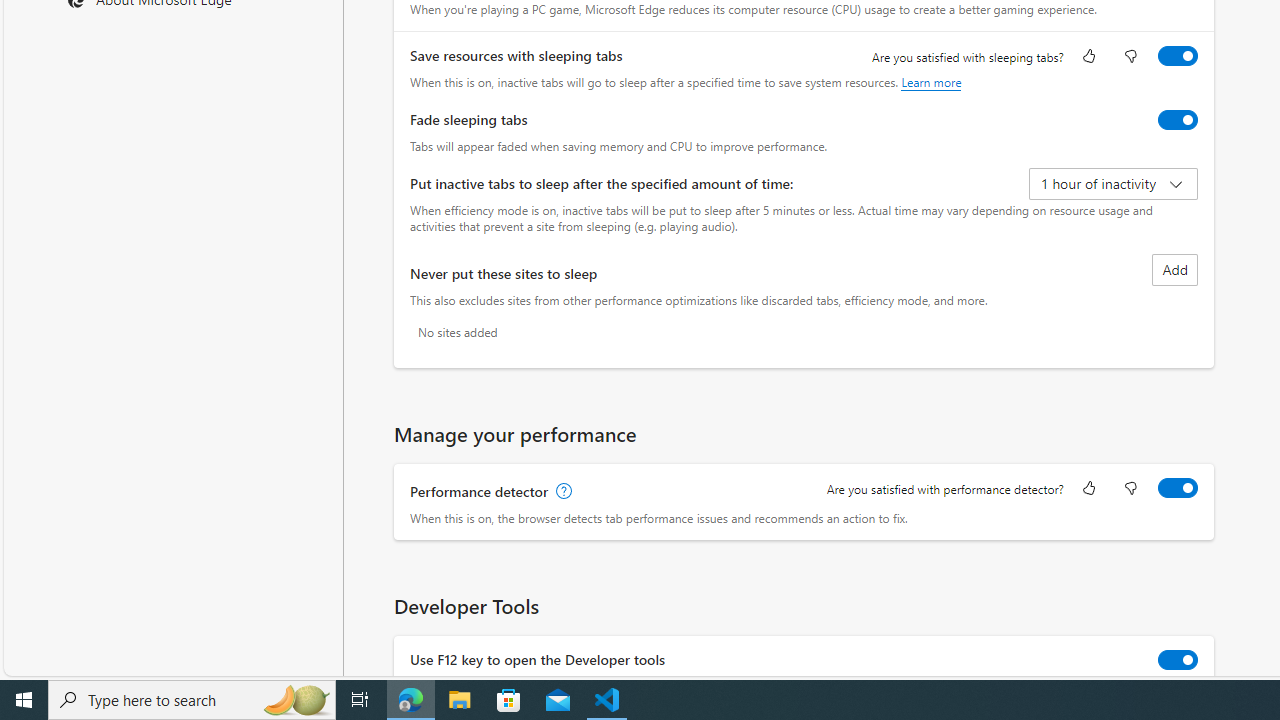 The width and height of the screenshot is (1280, 720). What do you see at coordinates (1175, 270) in the screenshot?
I see `'Add site to never put these sites to sleep list'` at bounding box center [1175, 270].